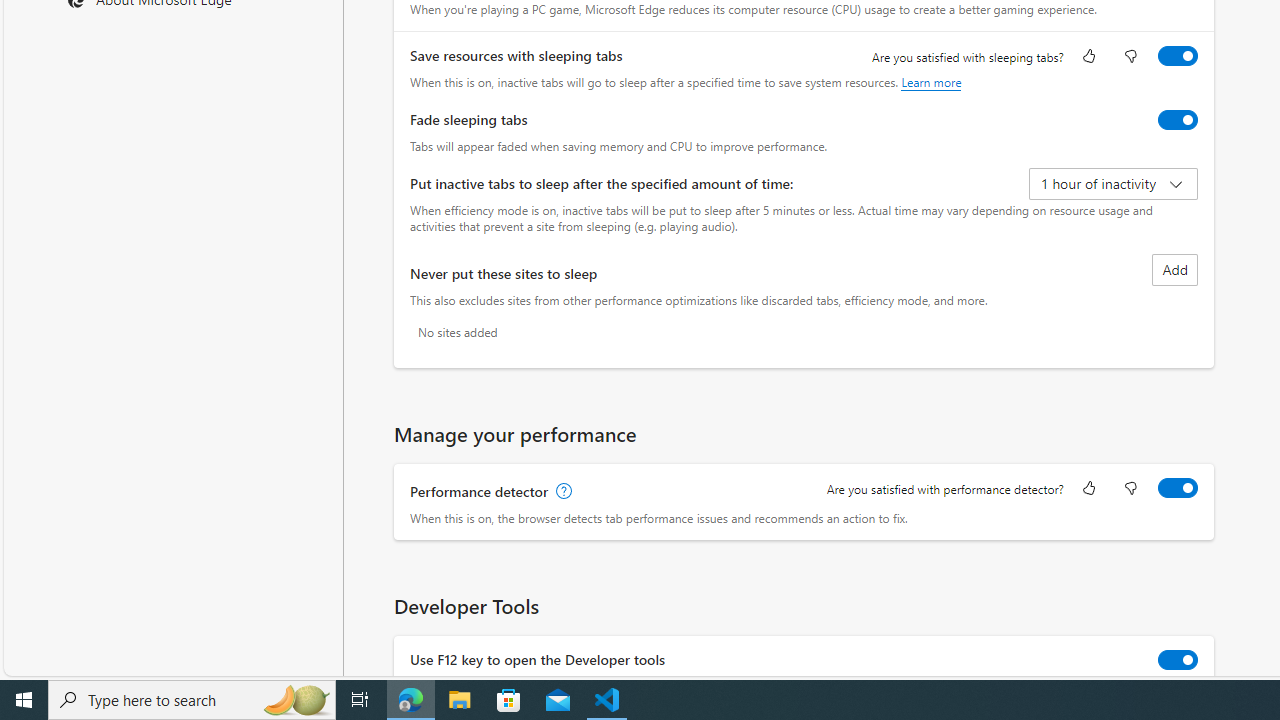 The width and height of the screenshot is (1280, 720). What do you see at coordinates (1175, 270) in the screenshot?
I see `'Add site to never put these sites to sleep list'` at bounding box center [1175, 270].